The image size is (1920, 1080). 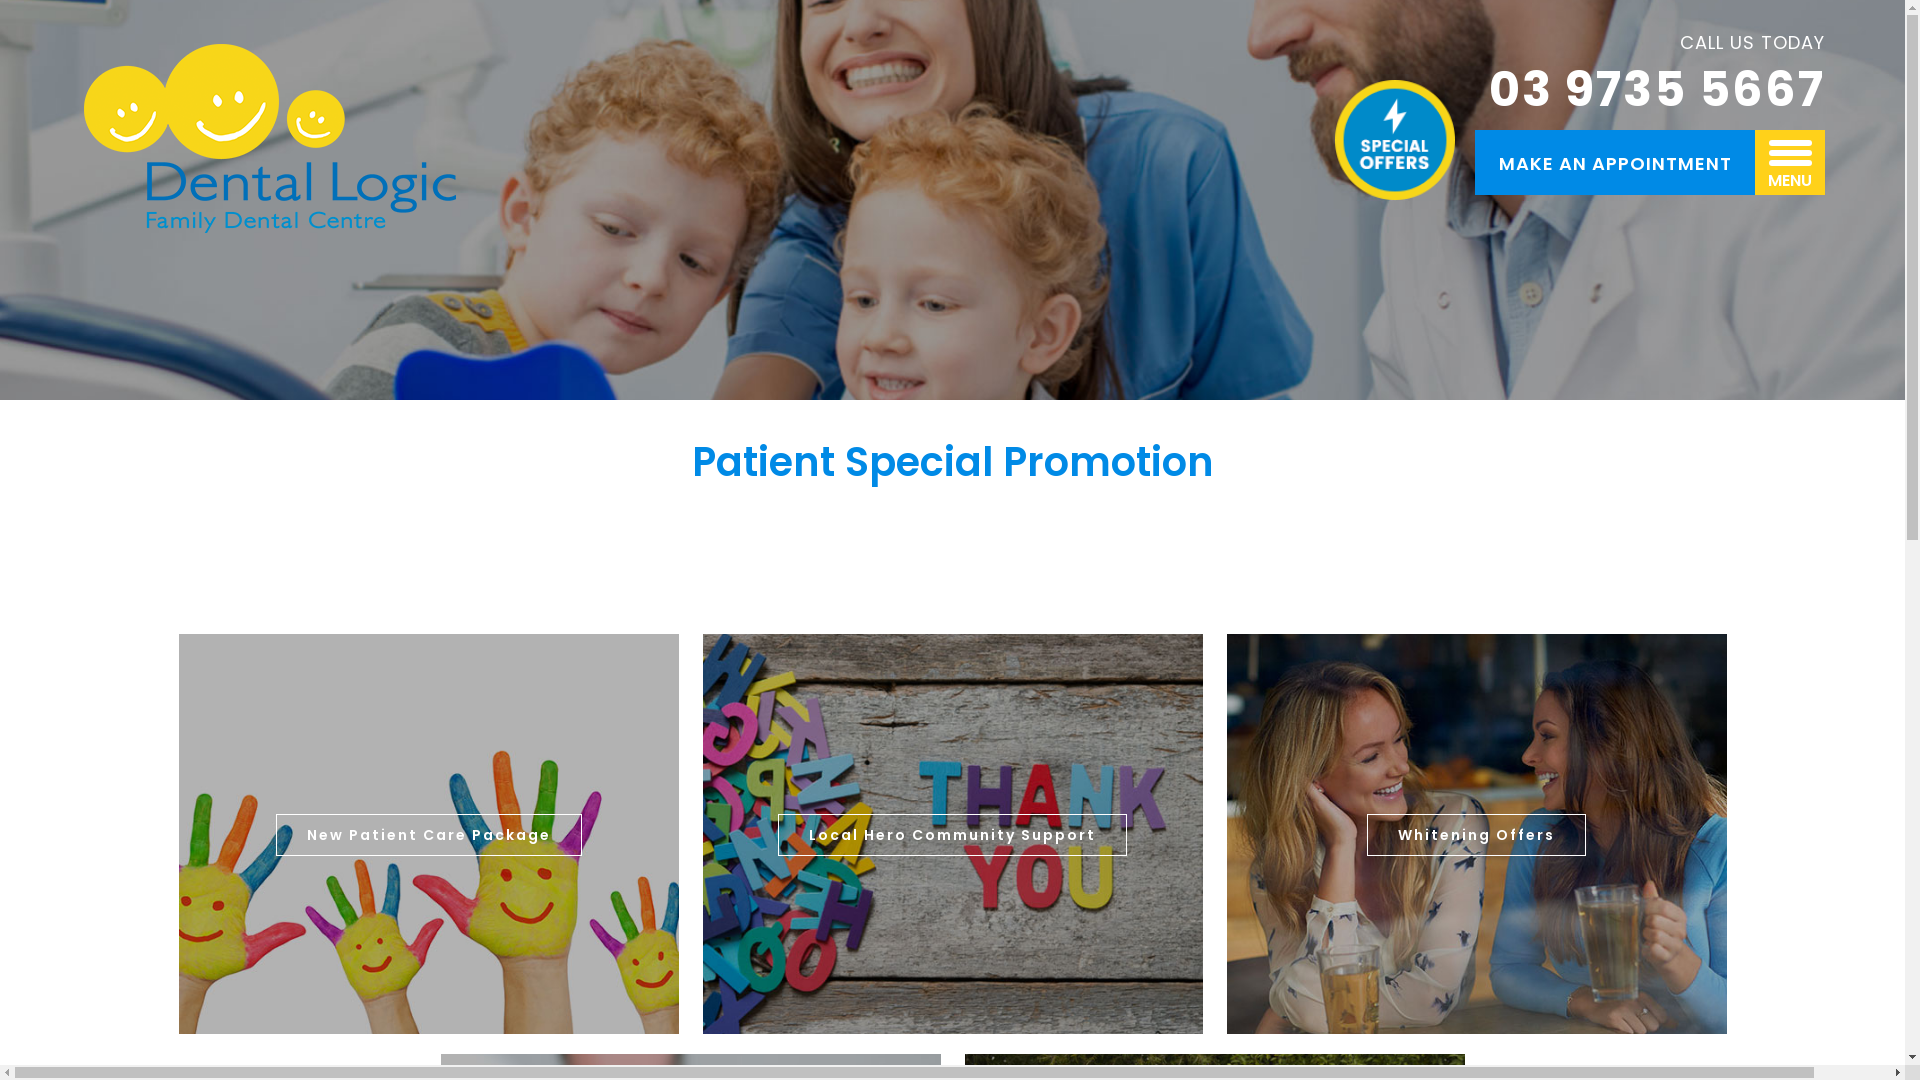 What do you see at coordinates (1656, 90) in the screenshot?
I see `'03 9735 5667'` at bounding box center [1656, 90].